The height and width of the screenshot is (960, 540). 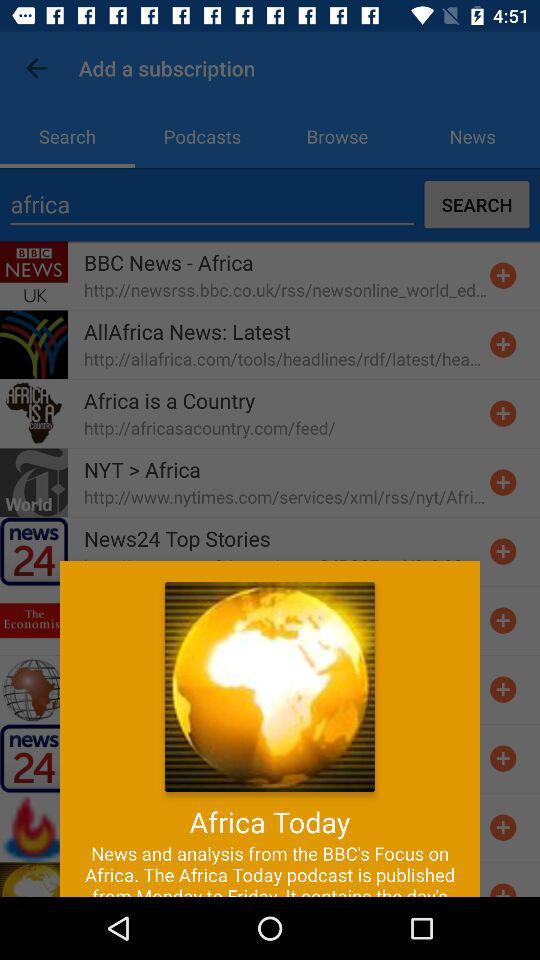 I want to click on the item at the center, so click(x=270, y=464).